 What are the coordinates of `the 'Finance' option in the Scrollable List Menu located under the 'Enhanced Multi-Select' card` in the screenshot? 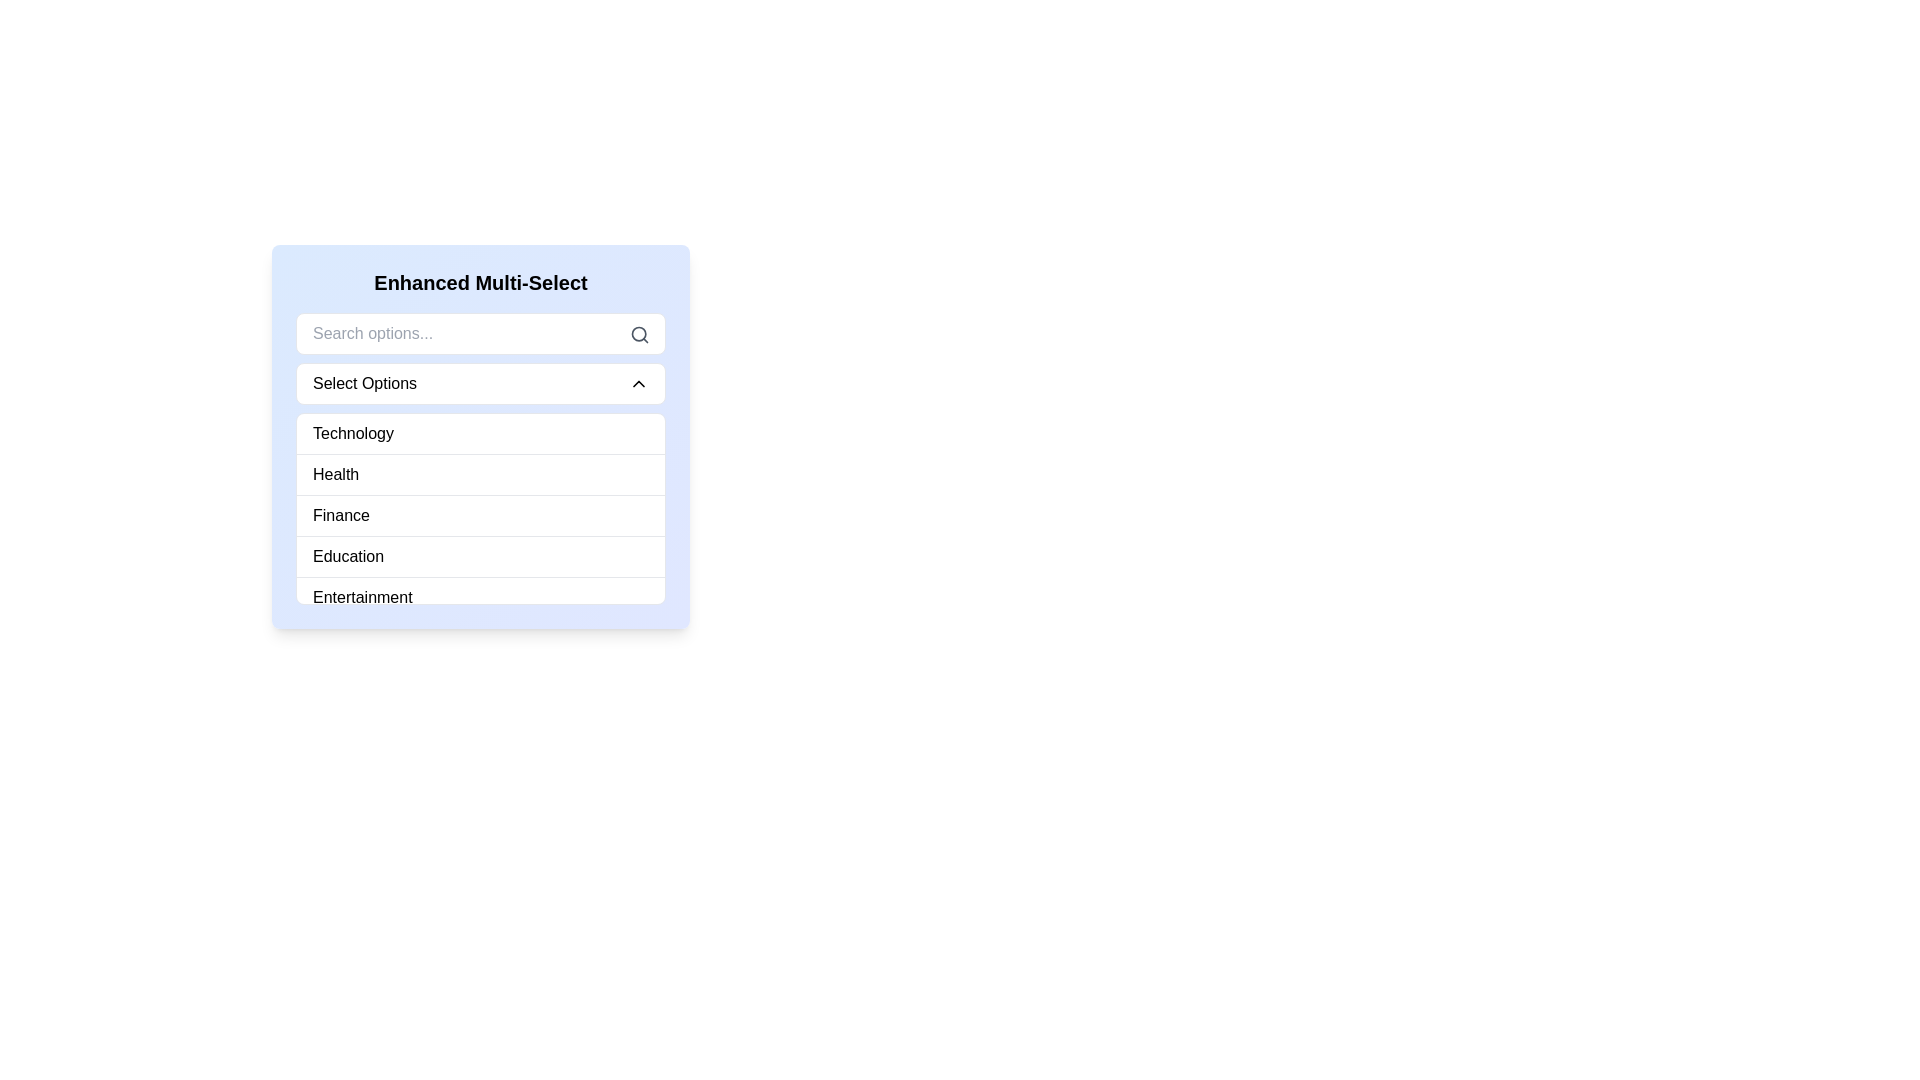 It's located at (480, 508).